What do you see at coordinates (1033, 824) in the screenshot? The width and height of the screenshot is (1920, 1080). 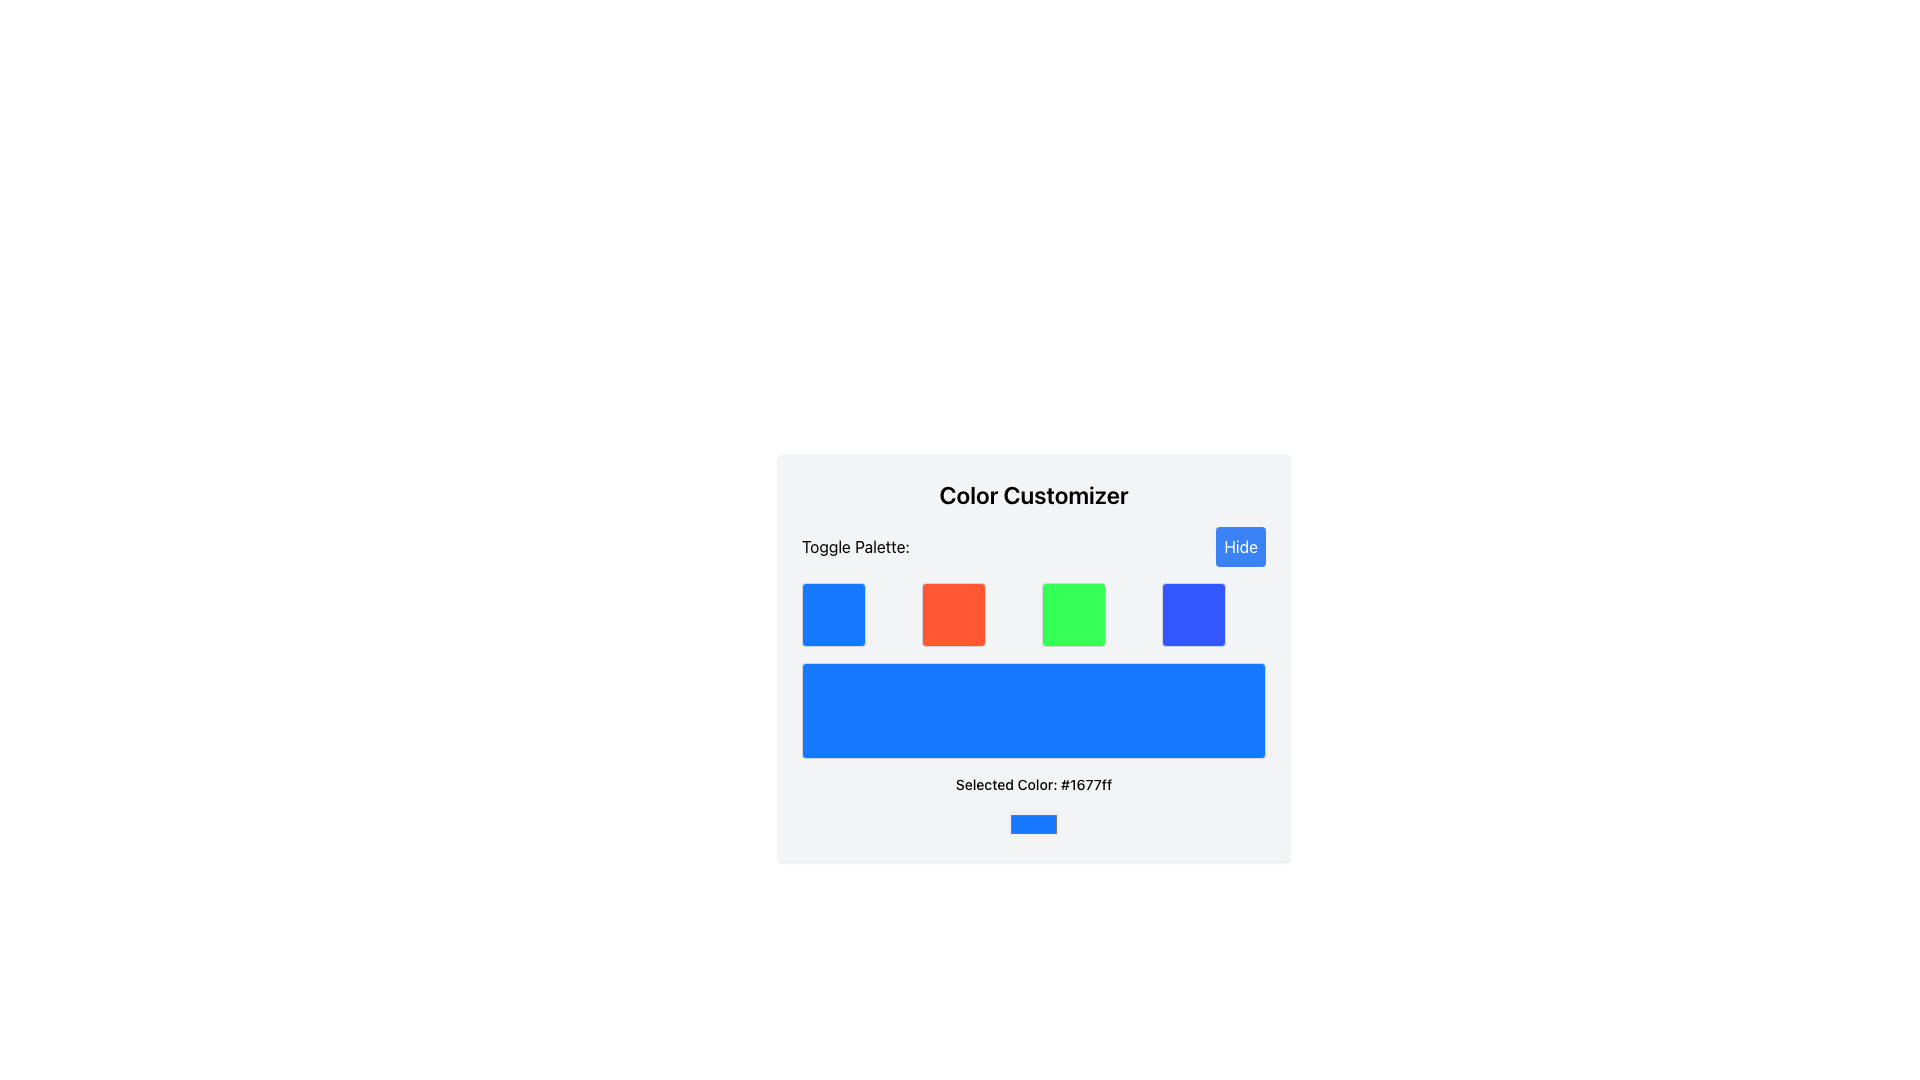 I see `the Color input field located at the bottom-right section of the 'Color Customizer' modal, which allows users to select or customize a color` at bounding box center [1033, 824].